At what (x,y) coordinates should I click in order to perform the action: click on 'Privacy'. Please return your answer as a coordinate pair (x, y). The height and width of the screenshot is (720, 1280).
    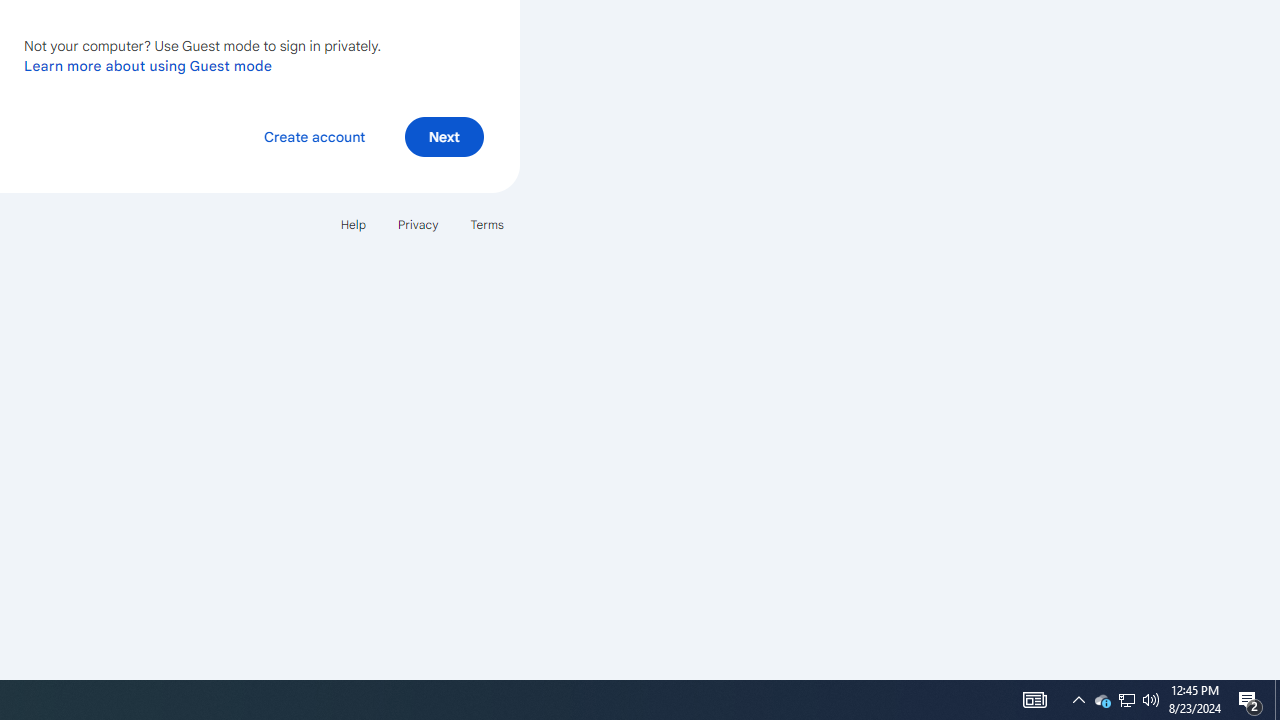
    Looking at the image, I should click on (416, 224).